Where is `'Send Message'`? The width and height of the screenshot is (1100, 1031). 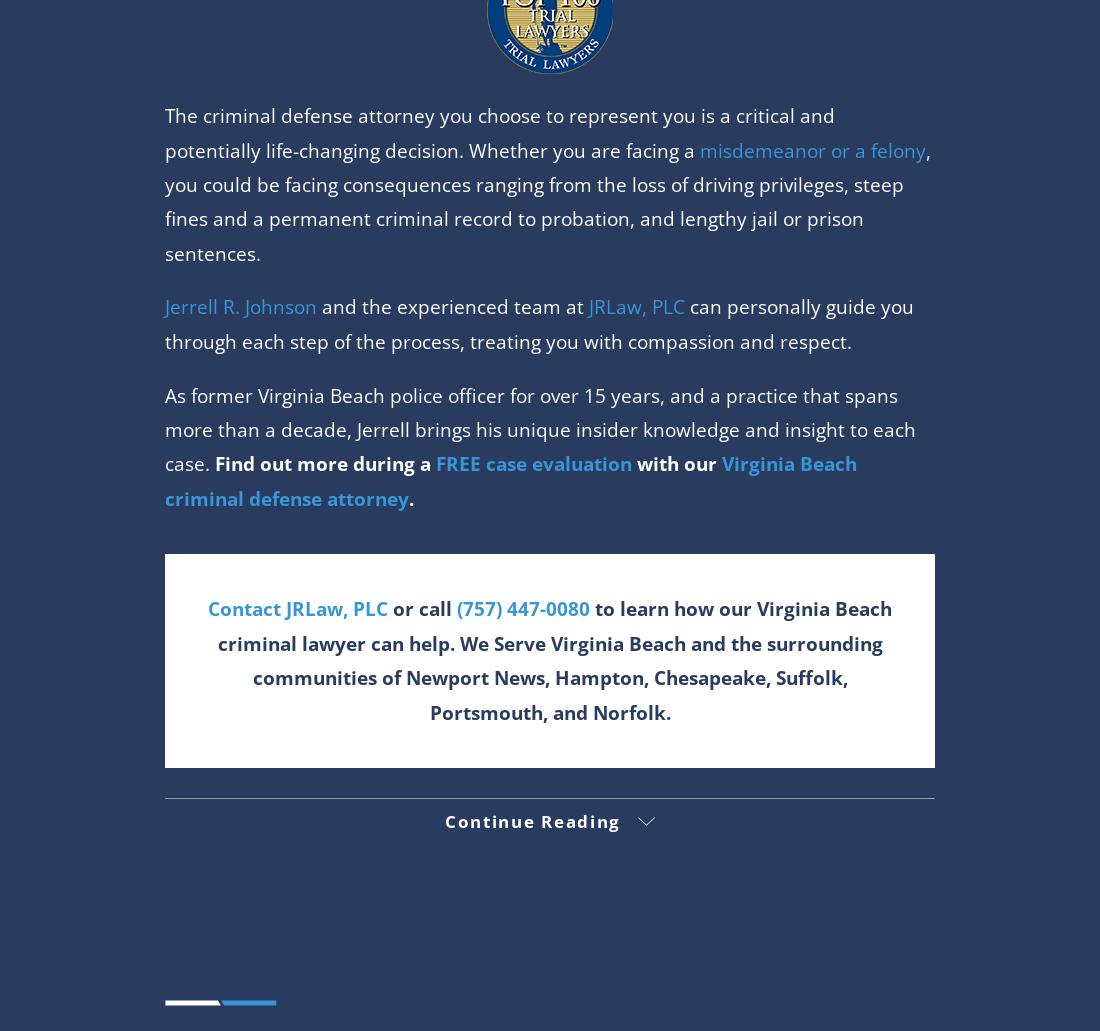 'Send Message' is located at coordinates (248, 97).